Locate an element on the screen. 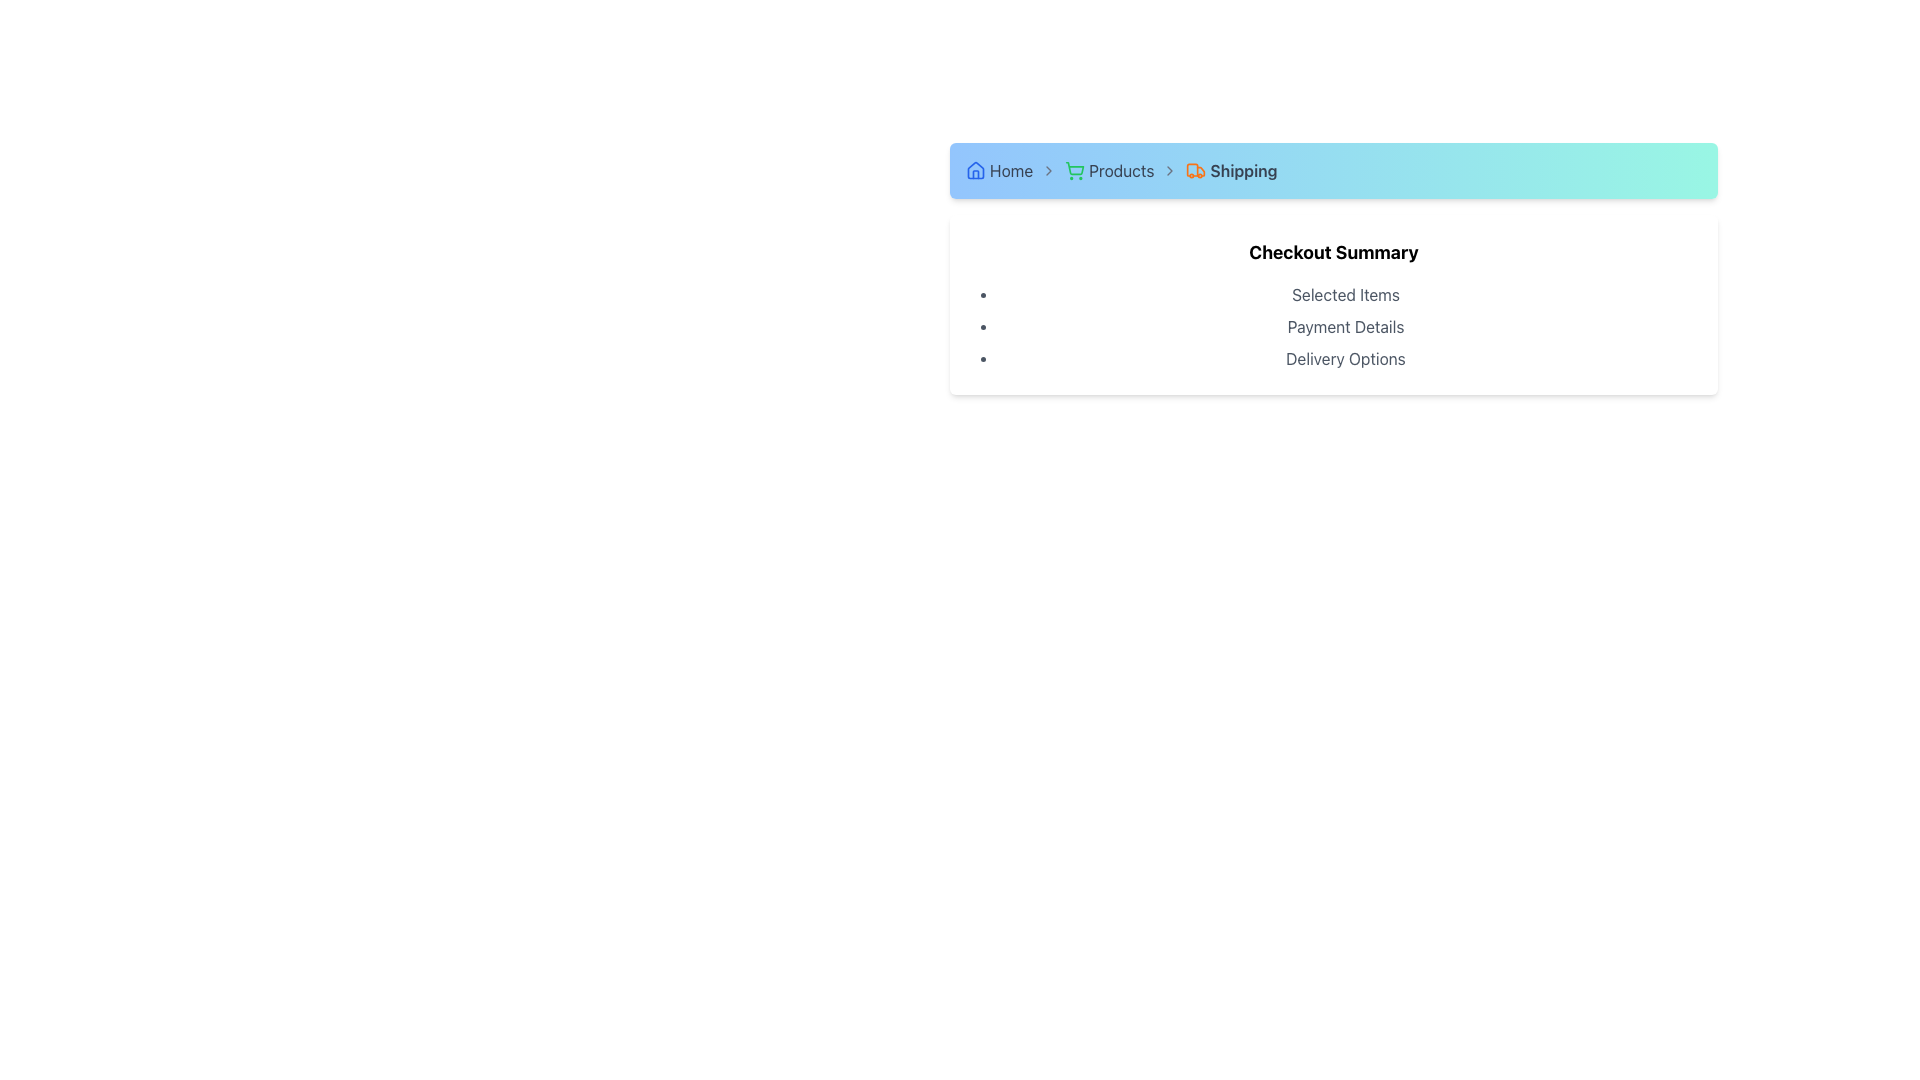 The width and height of the screenshot is (1920, 1080). the graphical SVG shape representing the shopping cart, which indicates the 'Products' step in the breadcrumb navigation between 'Home' and 'Shipping' is located at coordinates (1074, 167).